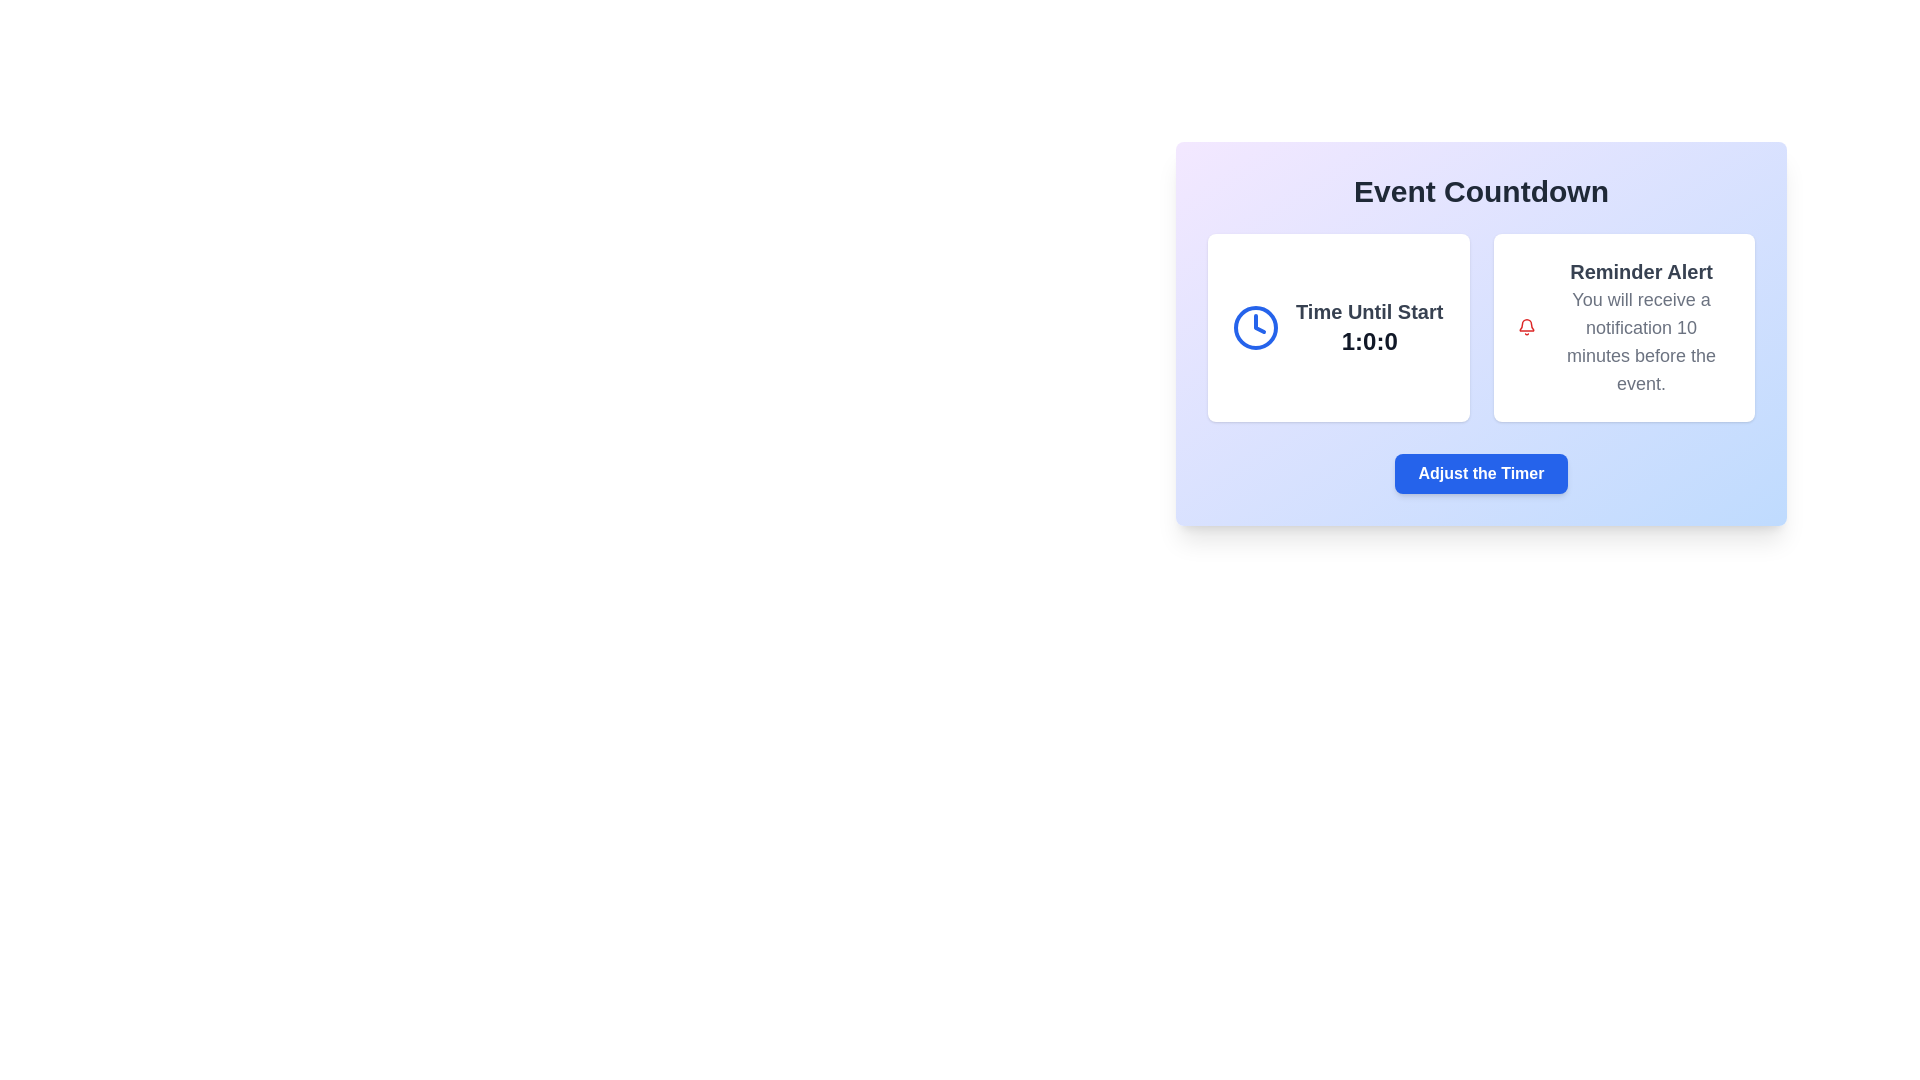  What do you see at coordinates (1641, 326) in the screenshot?
I see `the 'Reminder Alert' text area` at bounding box center [1641, 326].